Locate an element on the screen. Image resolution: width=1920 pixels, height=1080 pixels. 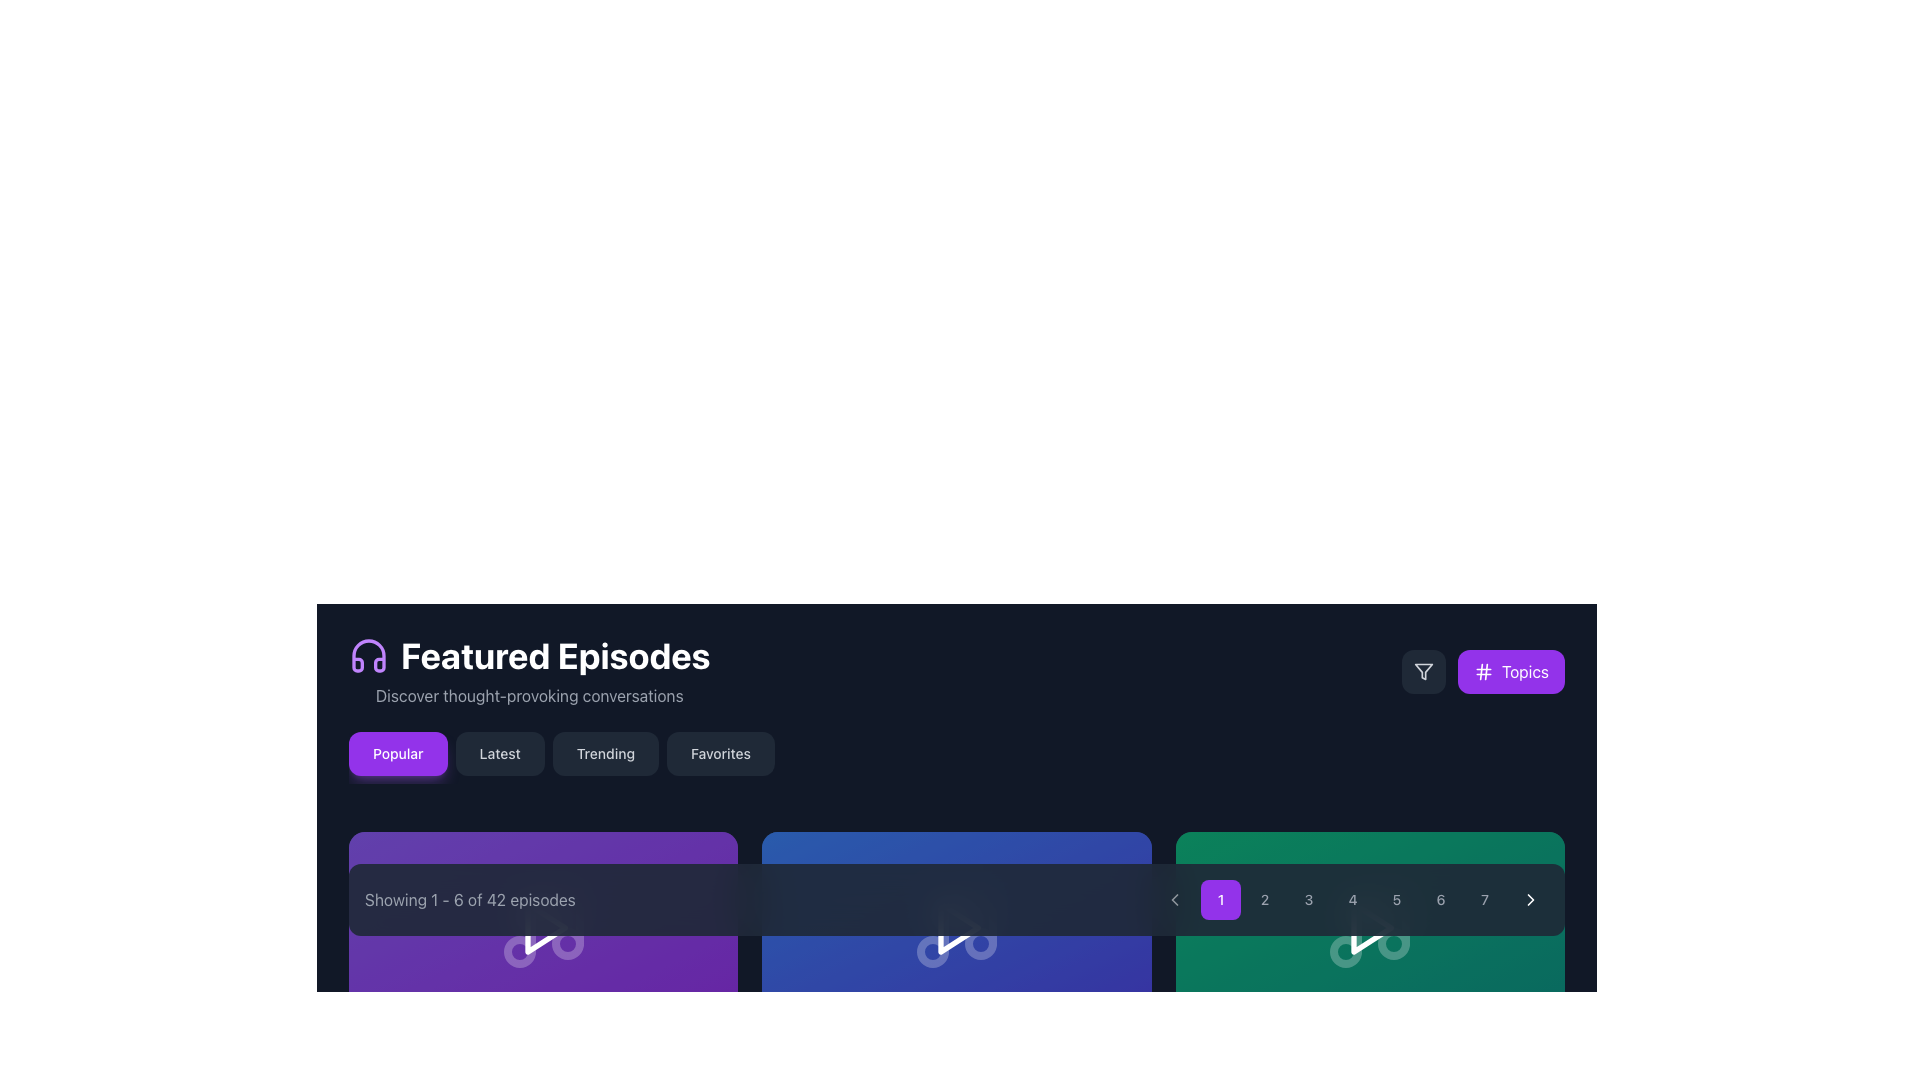
the second button in the pagination control is located at coordinates (1264, 898).